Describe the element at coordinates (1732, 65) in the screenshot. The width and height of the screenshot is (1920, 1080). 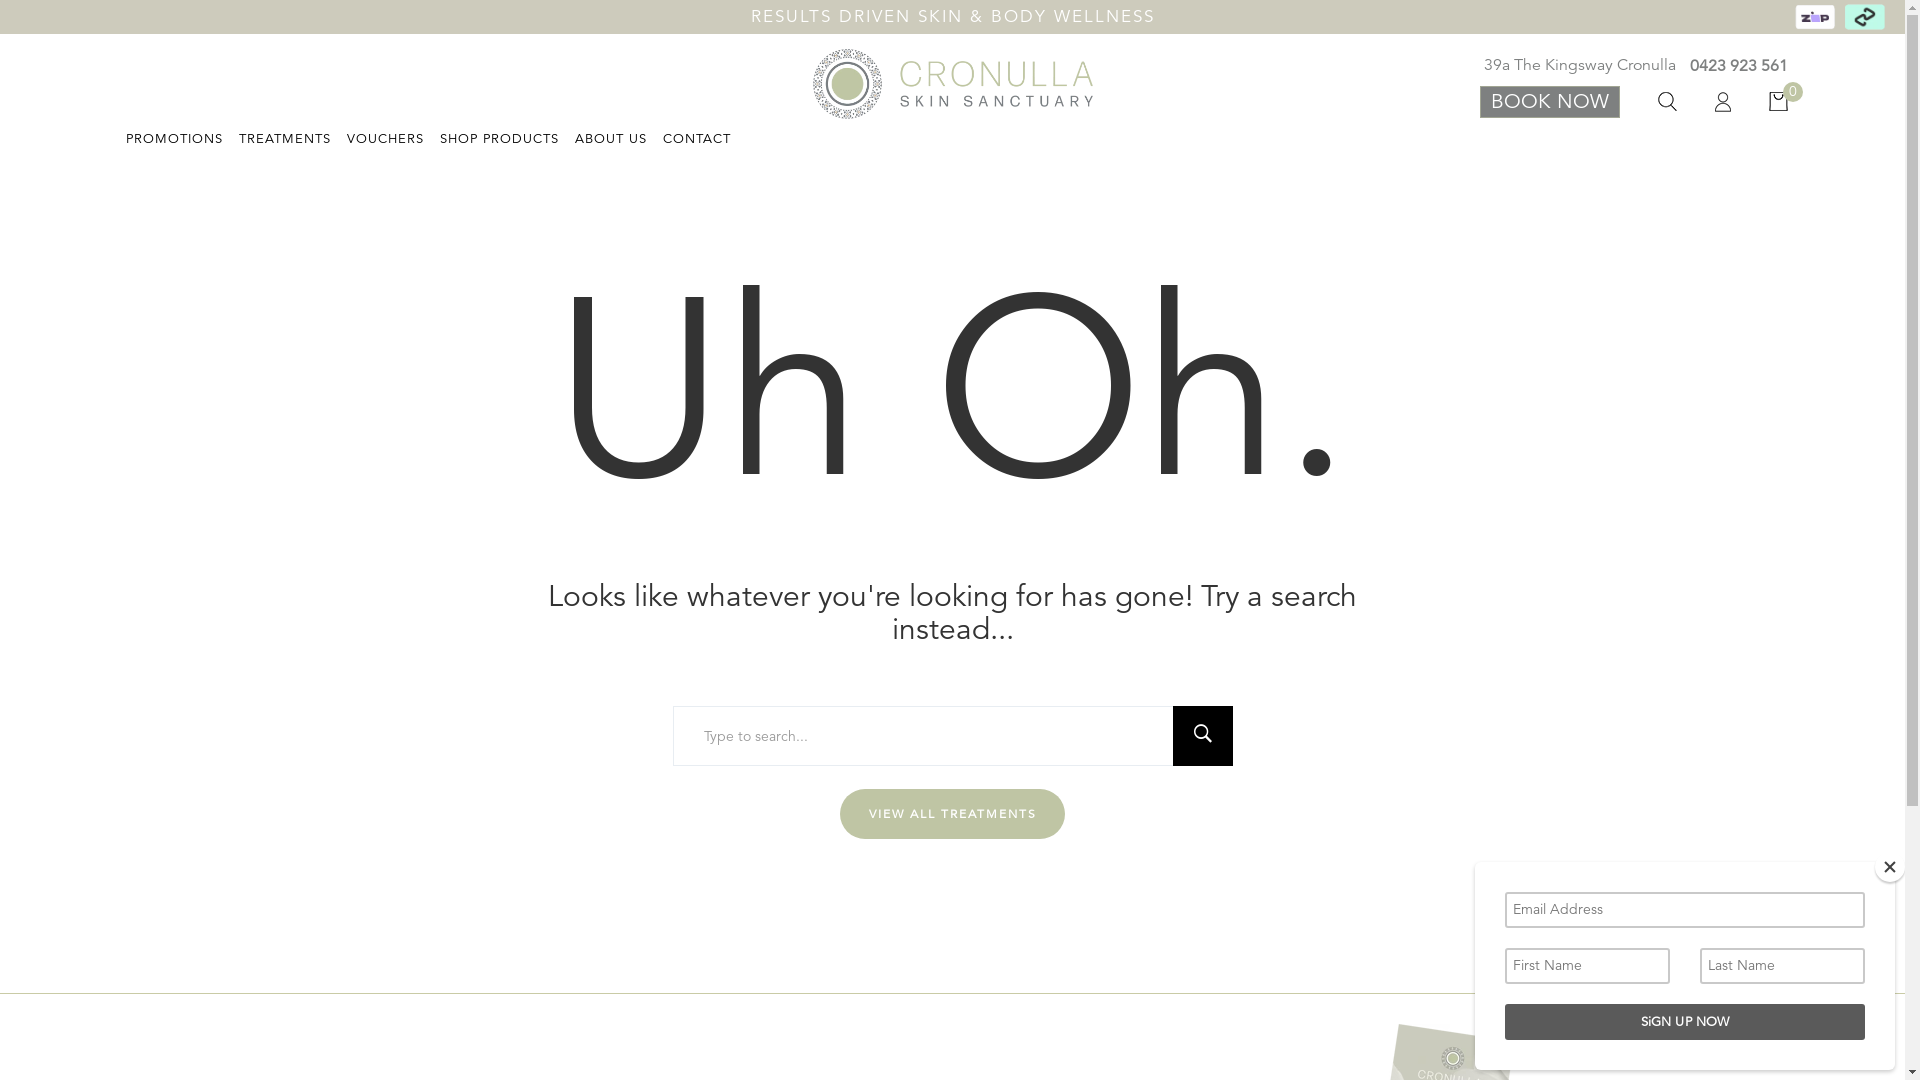
I see `'0423 923 561'` at that location.